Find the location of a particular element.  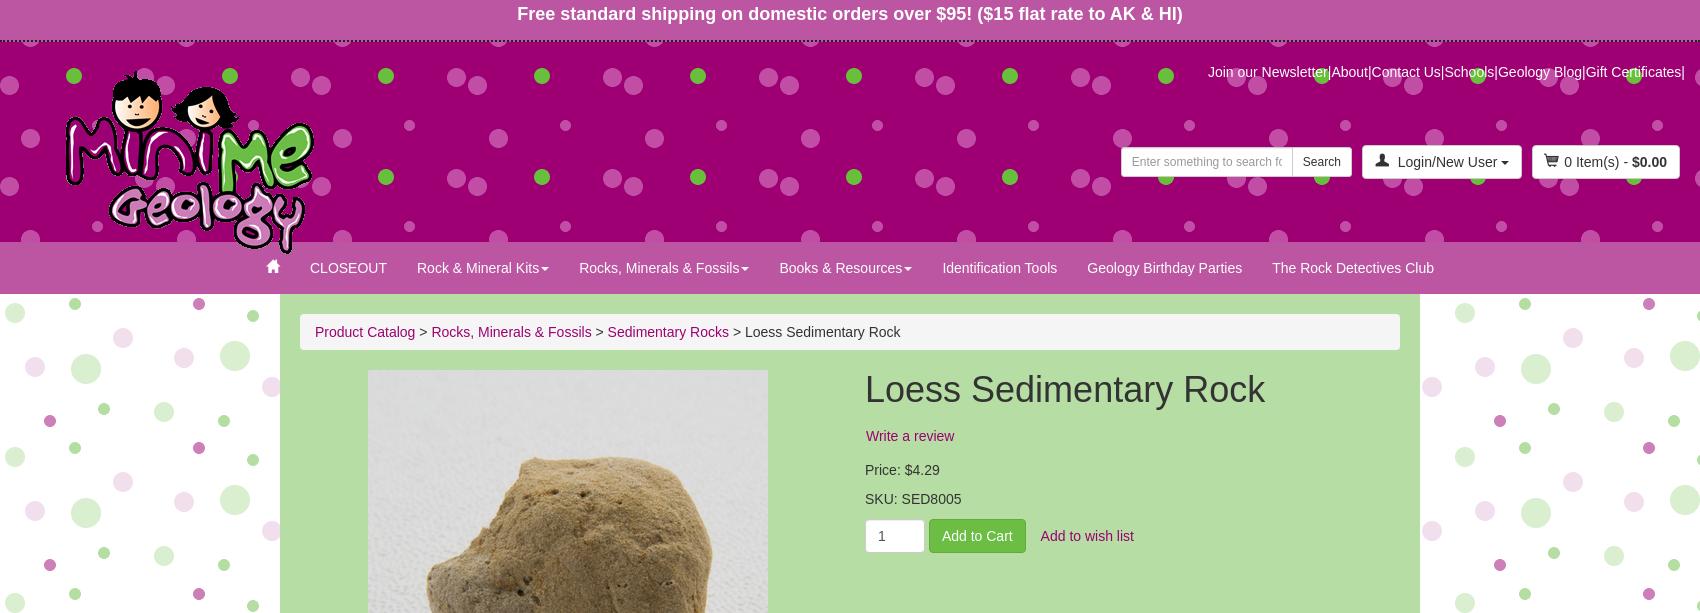

'Login/New User' is located at coordinates (1446, 159).